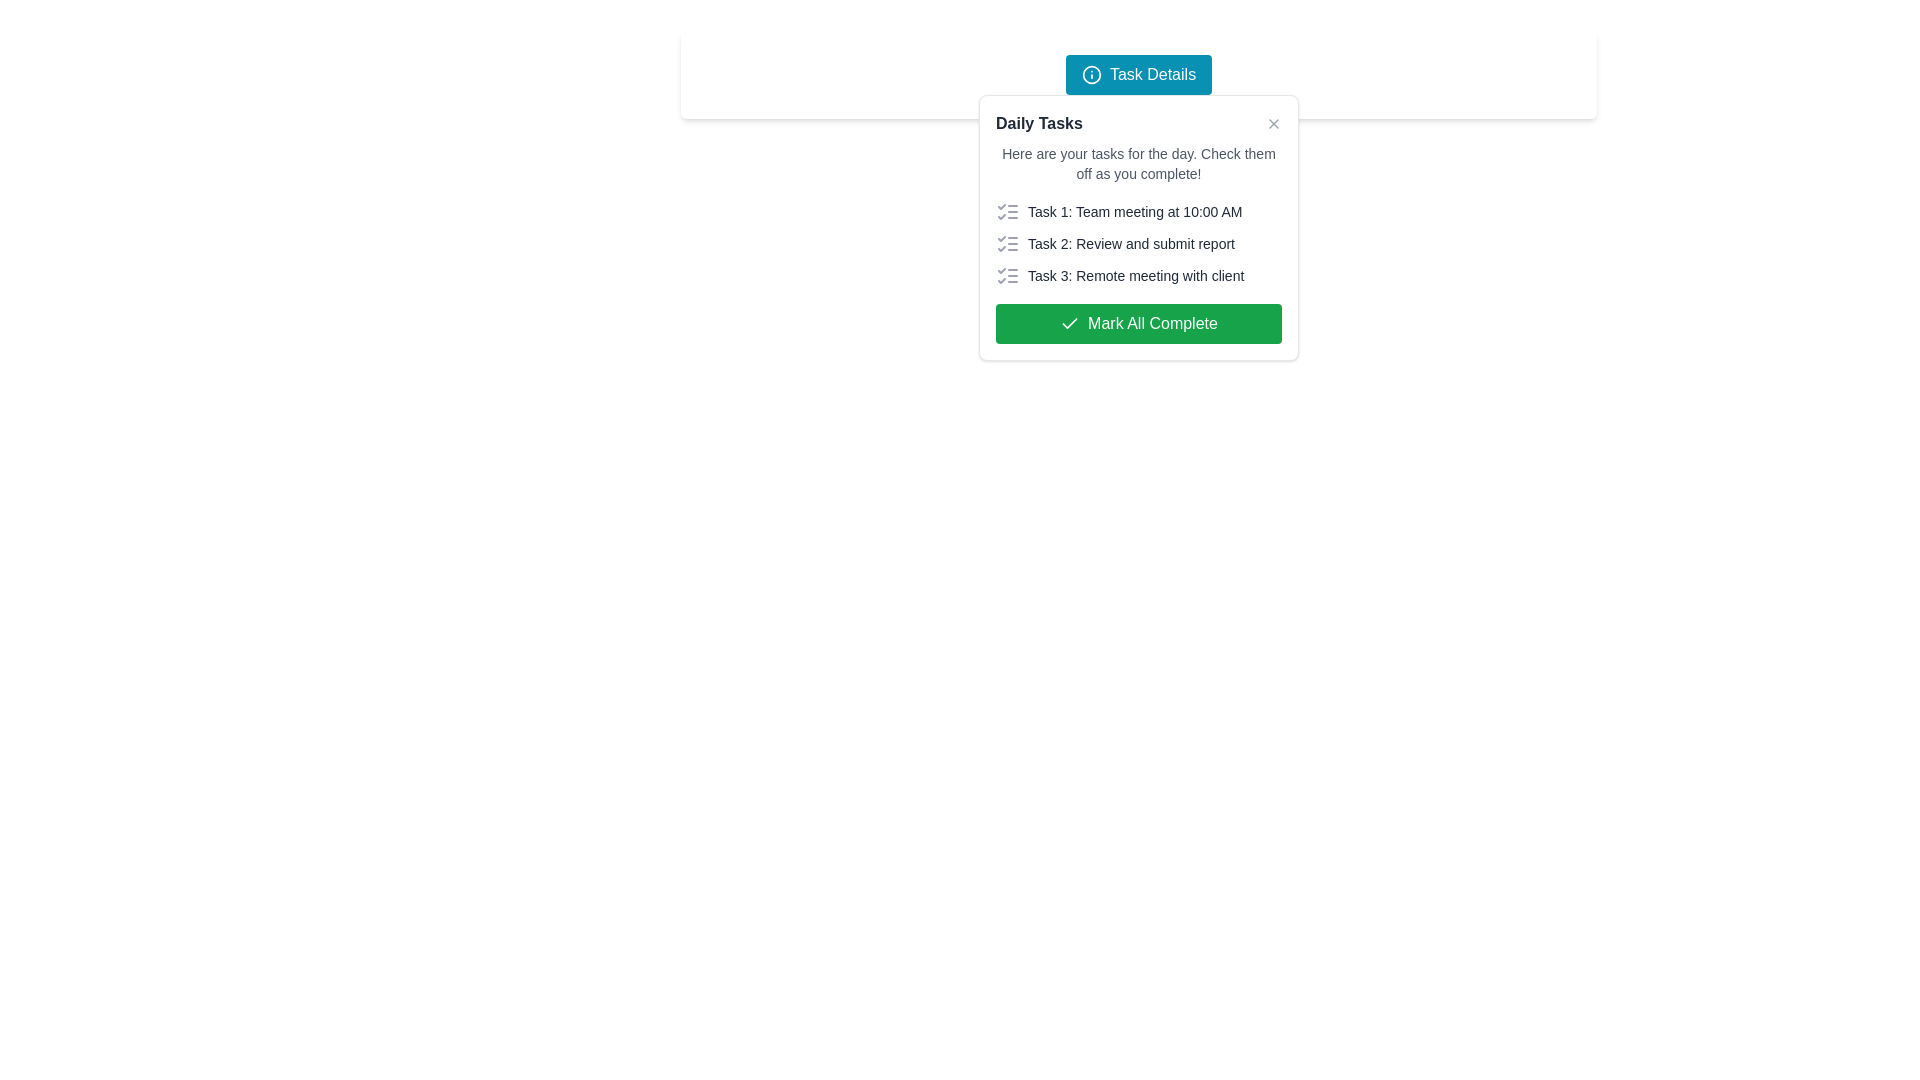  Describe the element at coordinates (1138, 323) in the screenshot. I see `the green 'Mark All Complete' button located at the bottom of the popup panel` at that location.